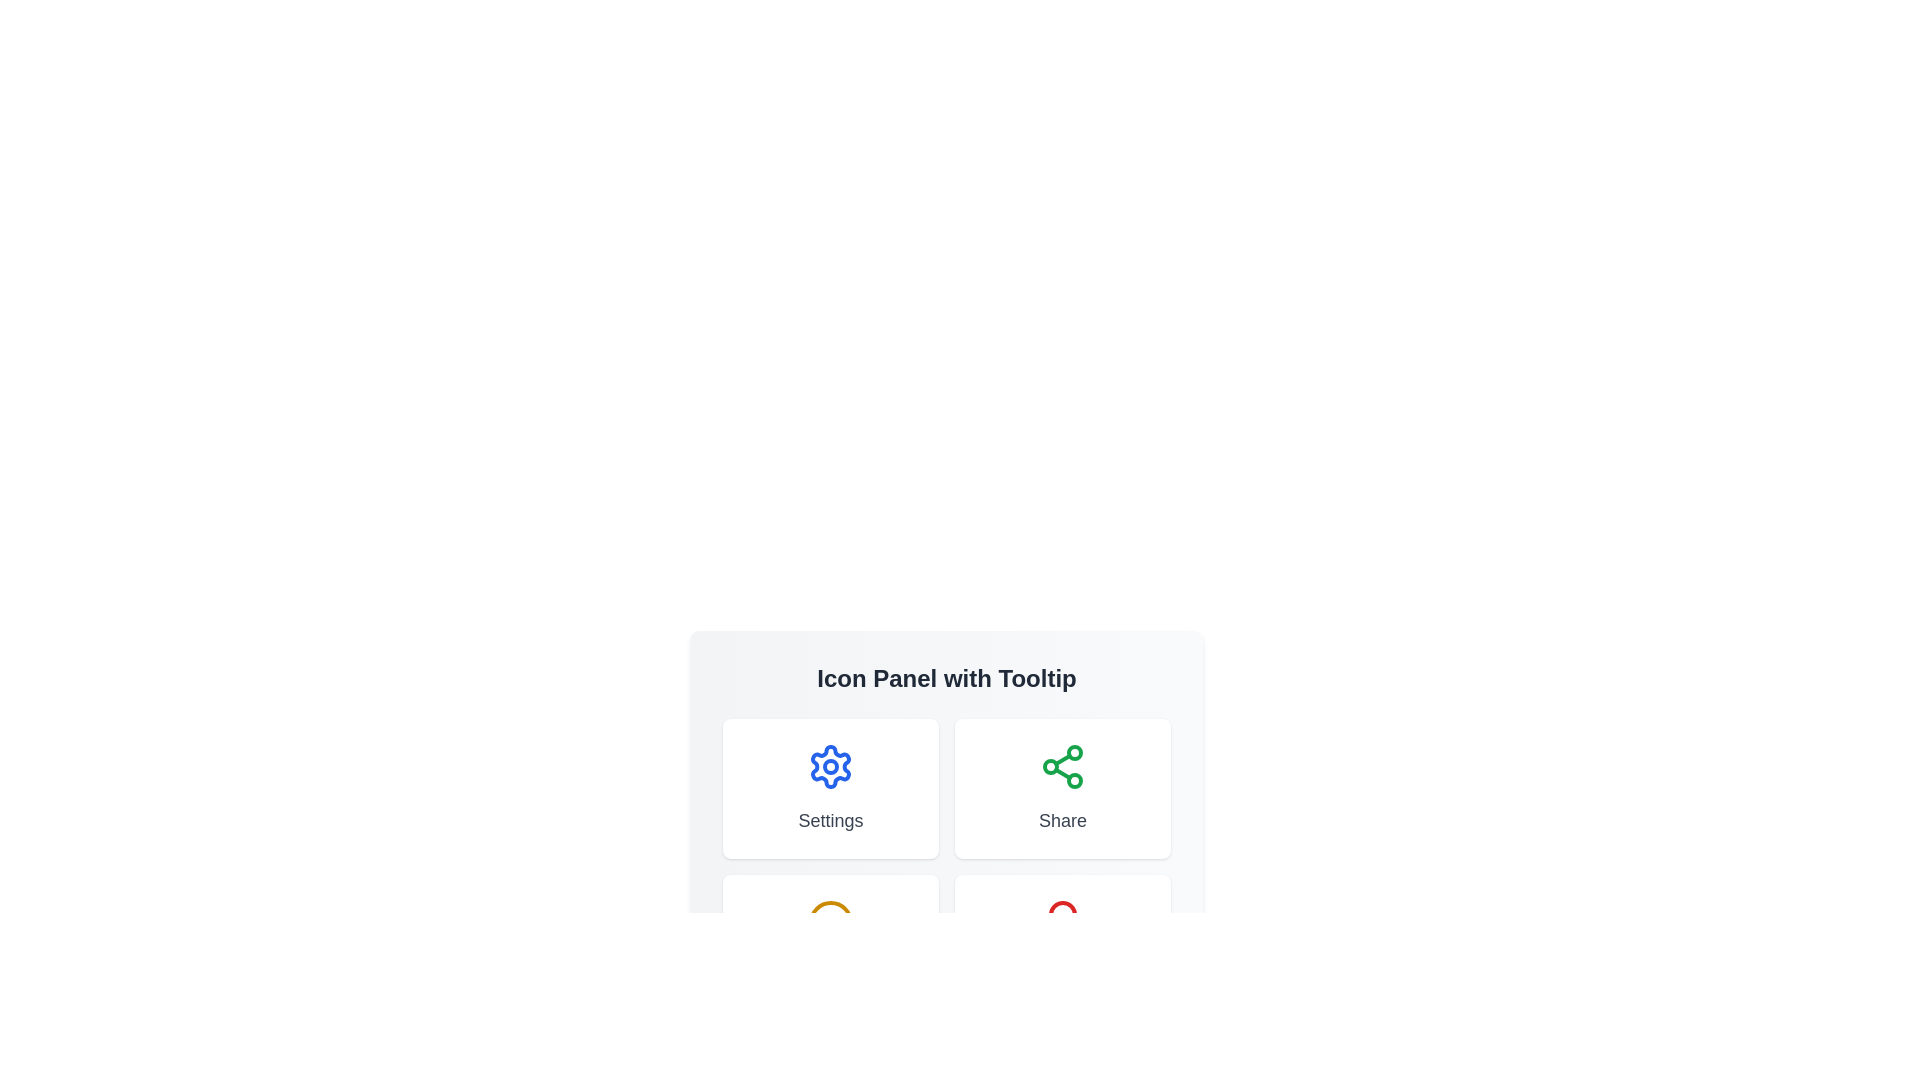  Describe the element at coordinates (830, 766) in the screenshot. I see `the small circular SVG Circle located at the center of the gear icon within the Settings button in the icon panel` at that location.